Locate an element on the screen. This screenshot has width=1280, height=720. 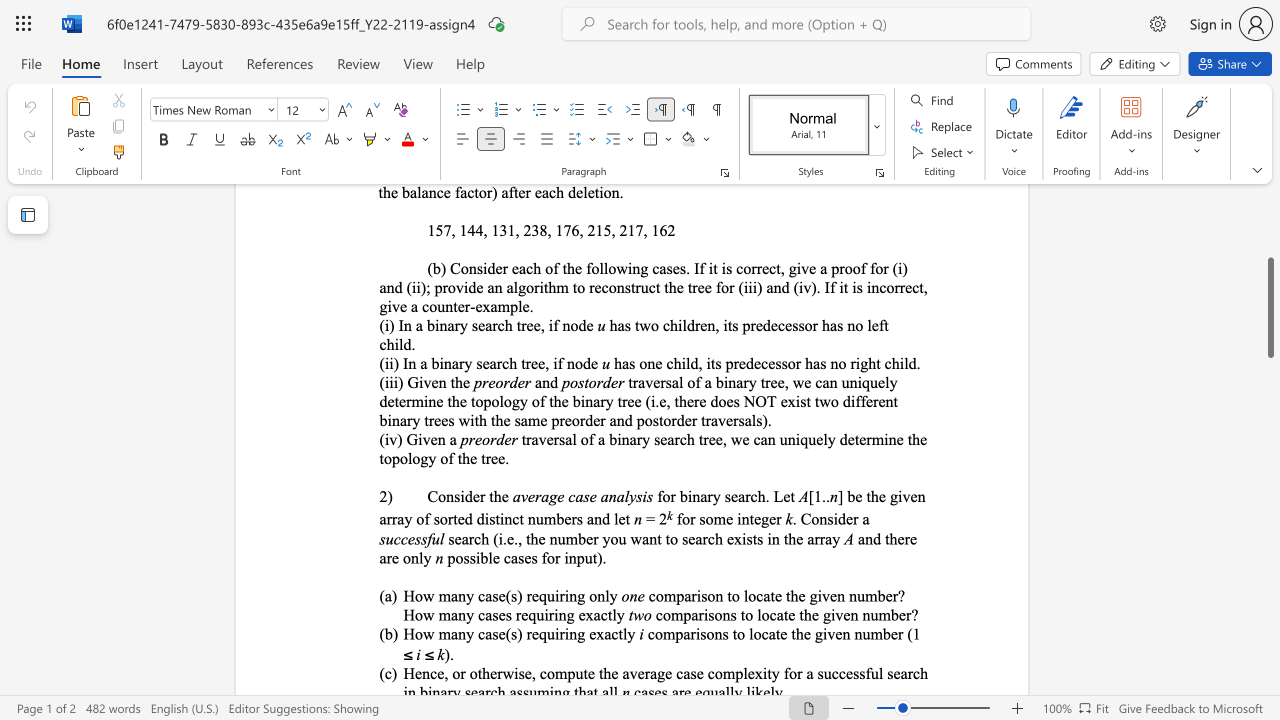
the subset text "ven a" within the text "(iv) Given a" is located at coordinates (421, 438).